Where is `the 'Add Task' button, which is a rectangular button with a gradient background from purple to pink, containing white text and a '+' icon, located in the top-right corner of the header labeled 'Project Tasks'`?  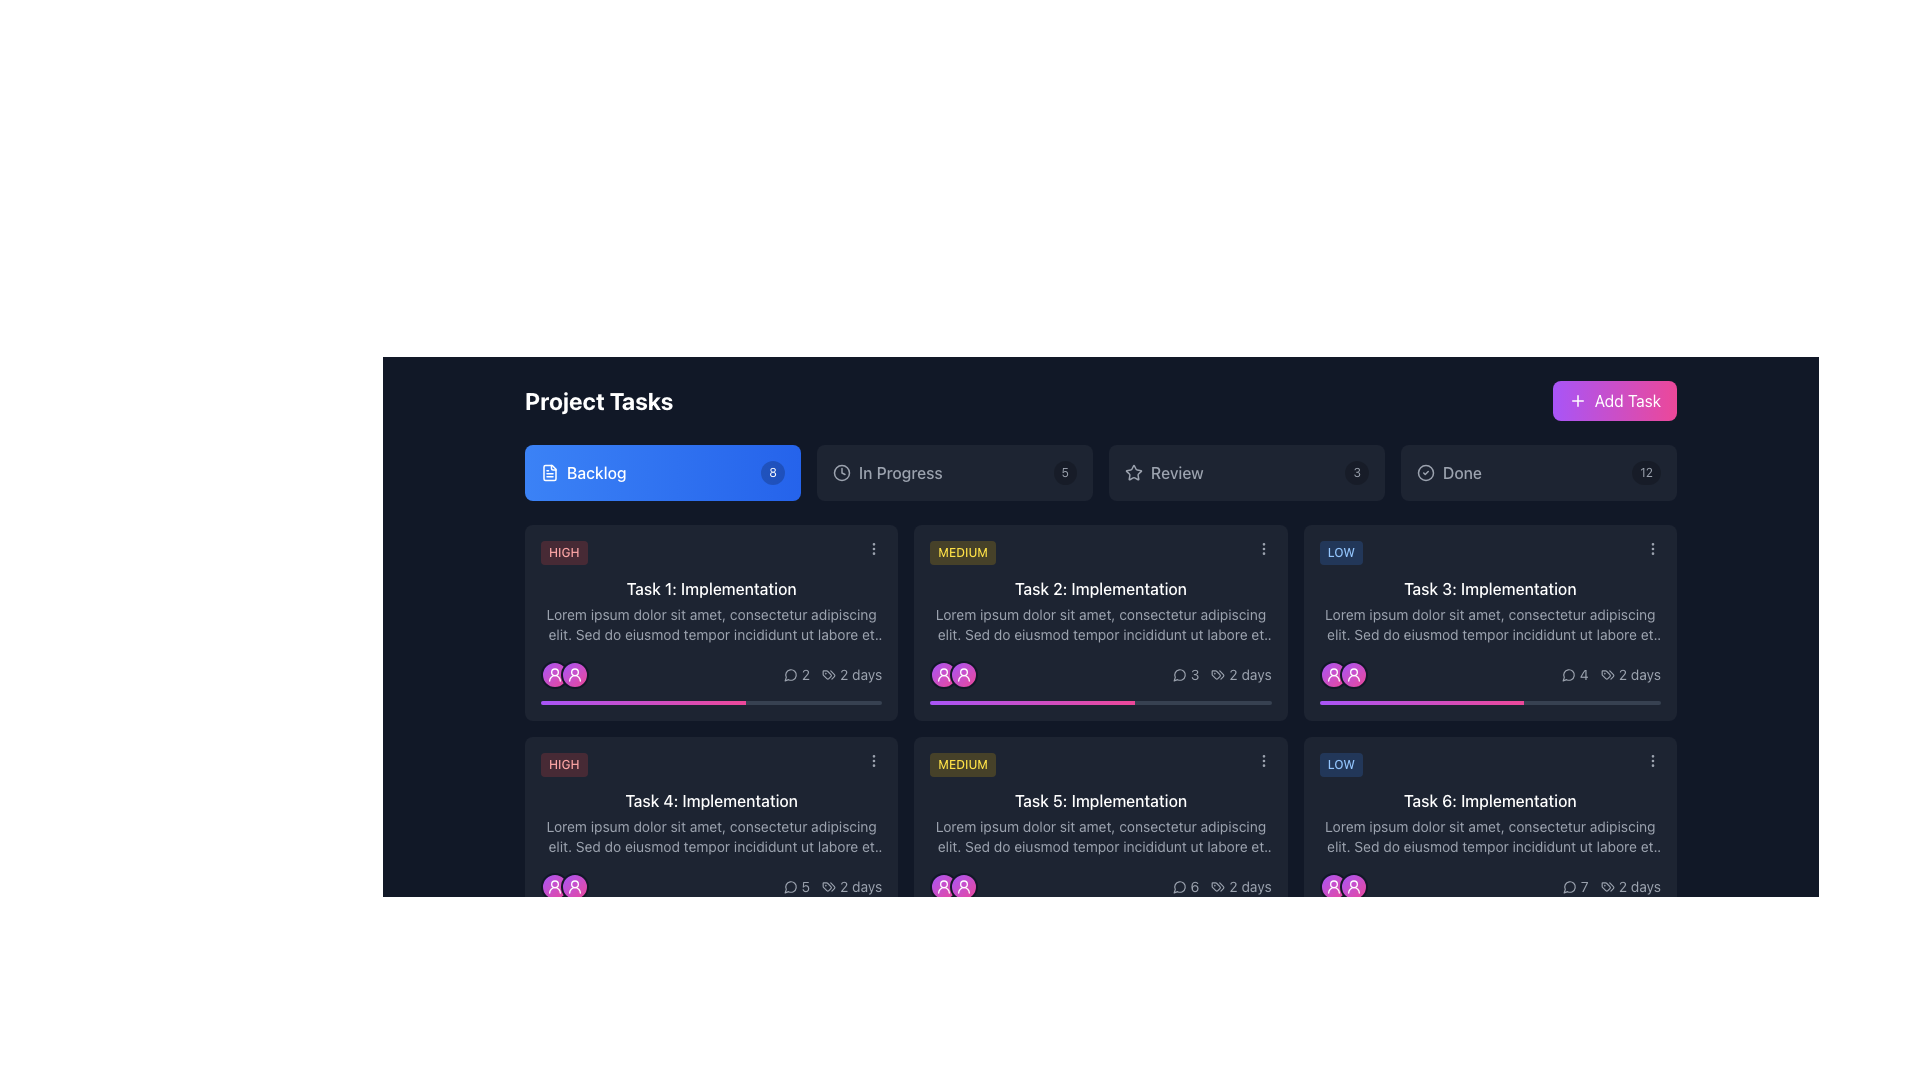 the 'Add Task' button, which is a rectangular button with a gradient background from purple to pink, containing white text and a '+' icon, located in the top-right corner of the header labeled 'Project Tasks' is located at coordinates (1614, 401).